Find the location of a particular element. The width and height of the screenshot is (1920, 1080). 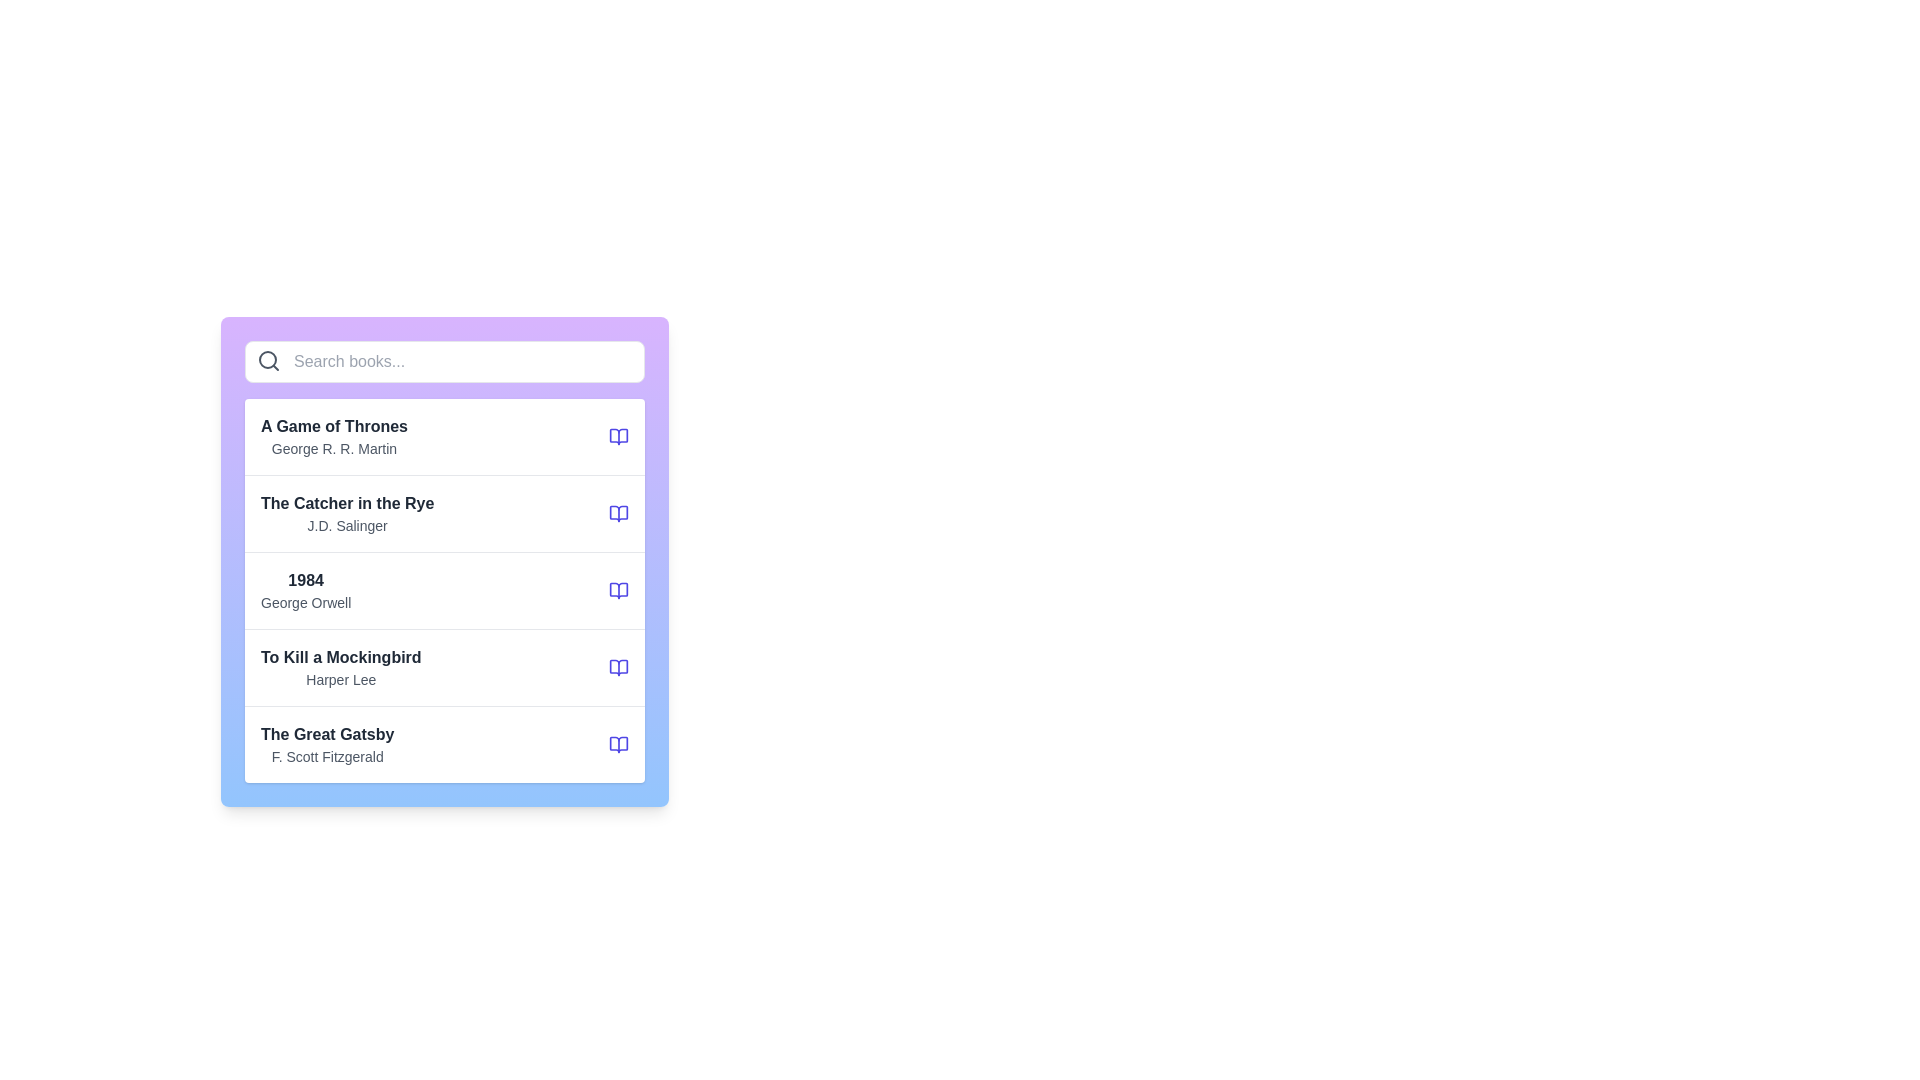

the fourth list item in the book search interface to view its details is located at coordinates (444, 667).